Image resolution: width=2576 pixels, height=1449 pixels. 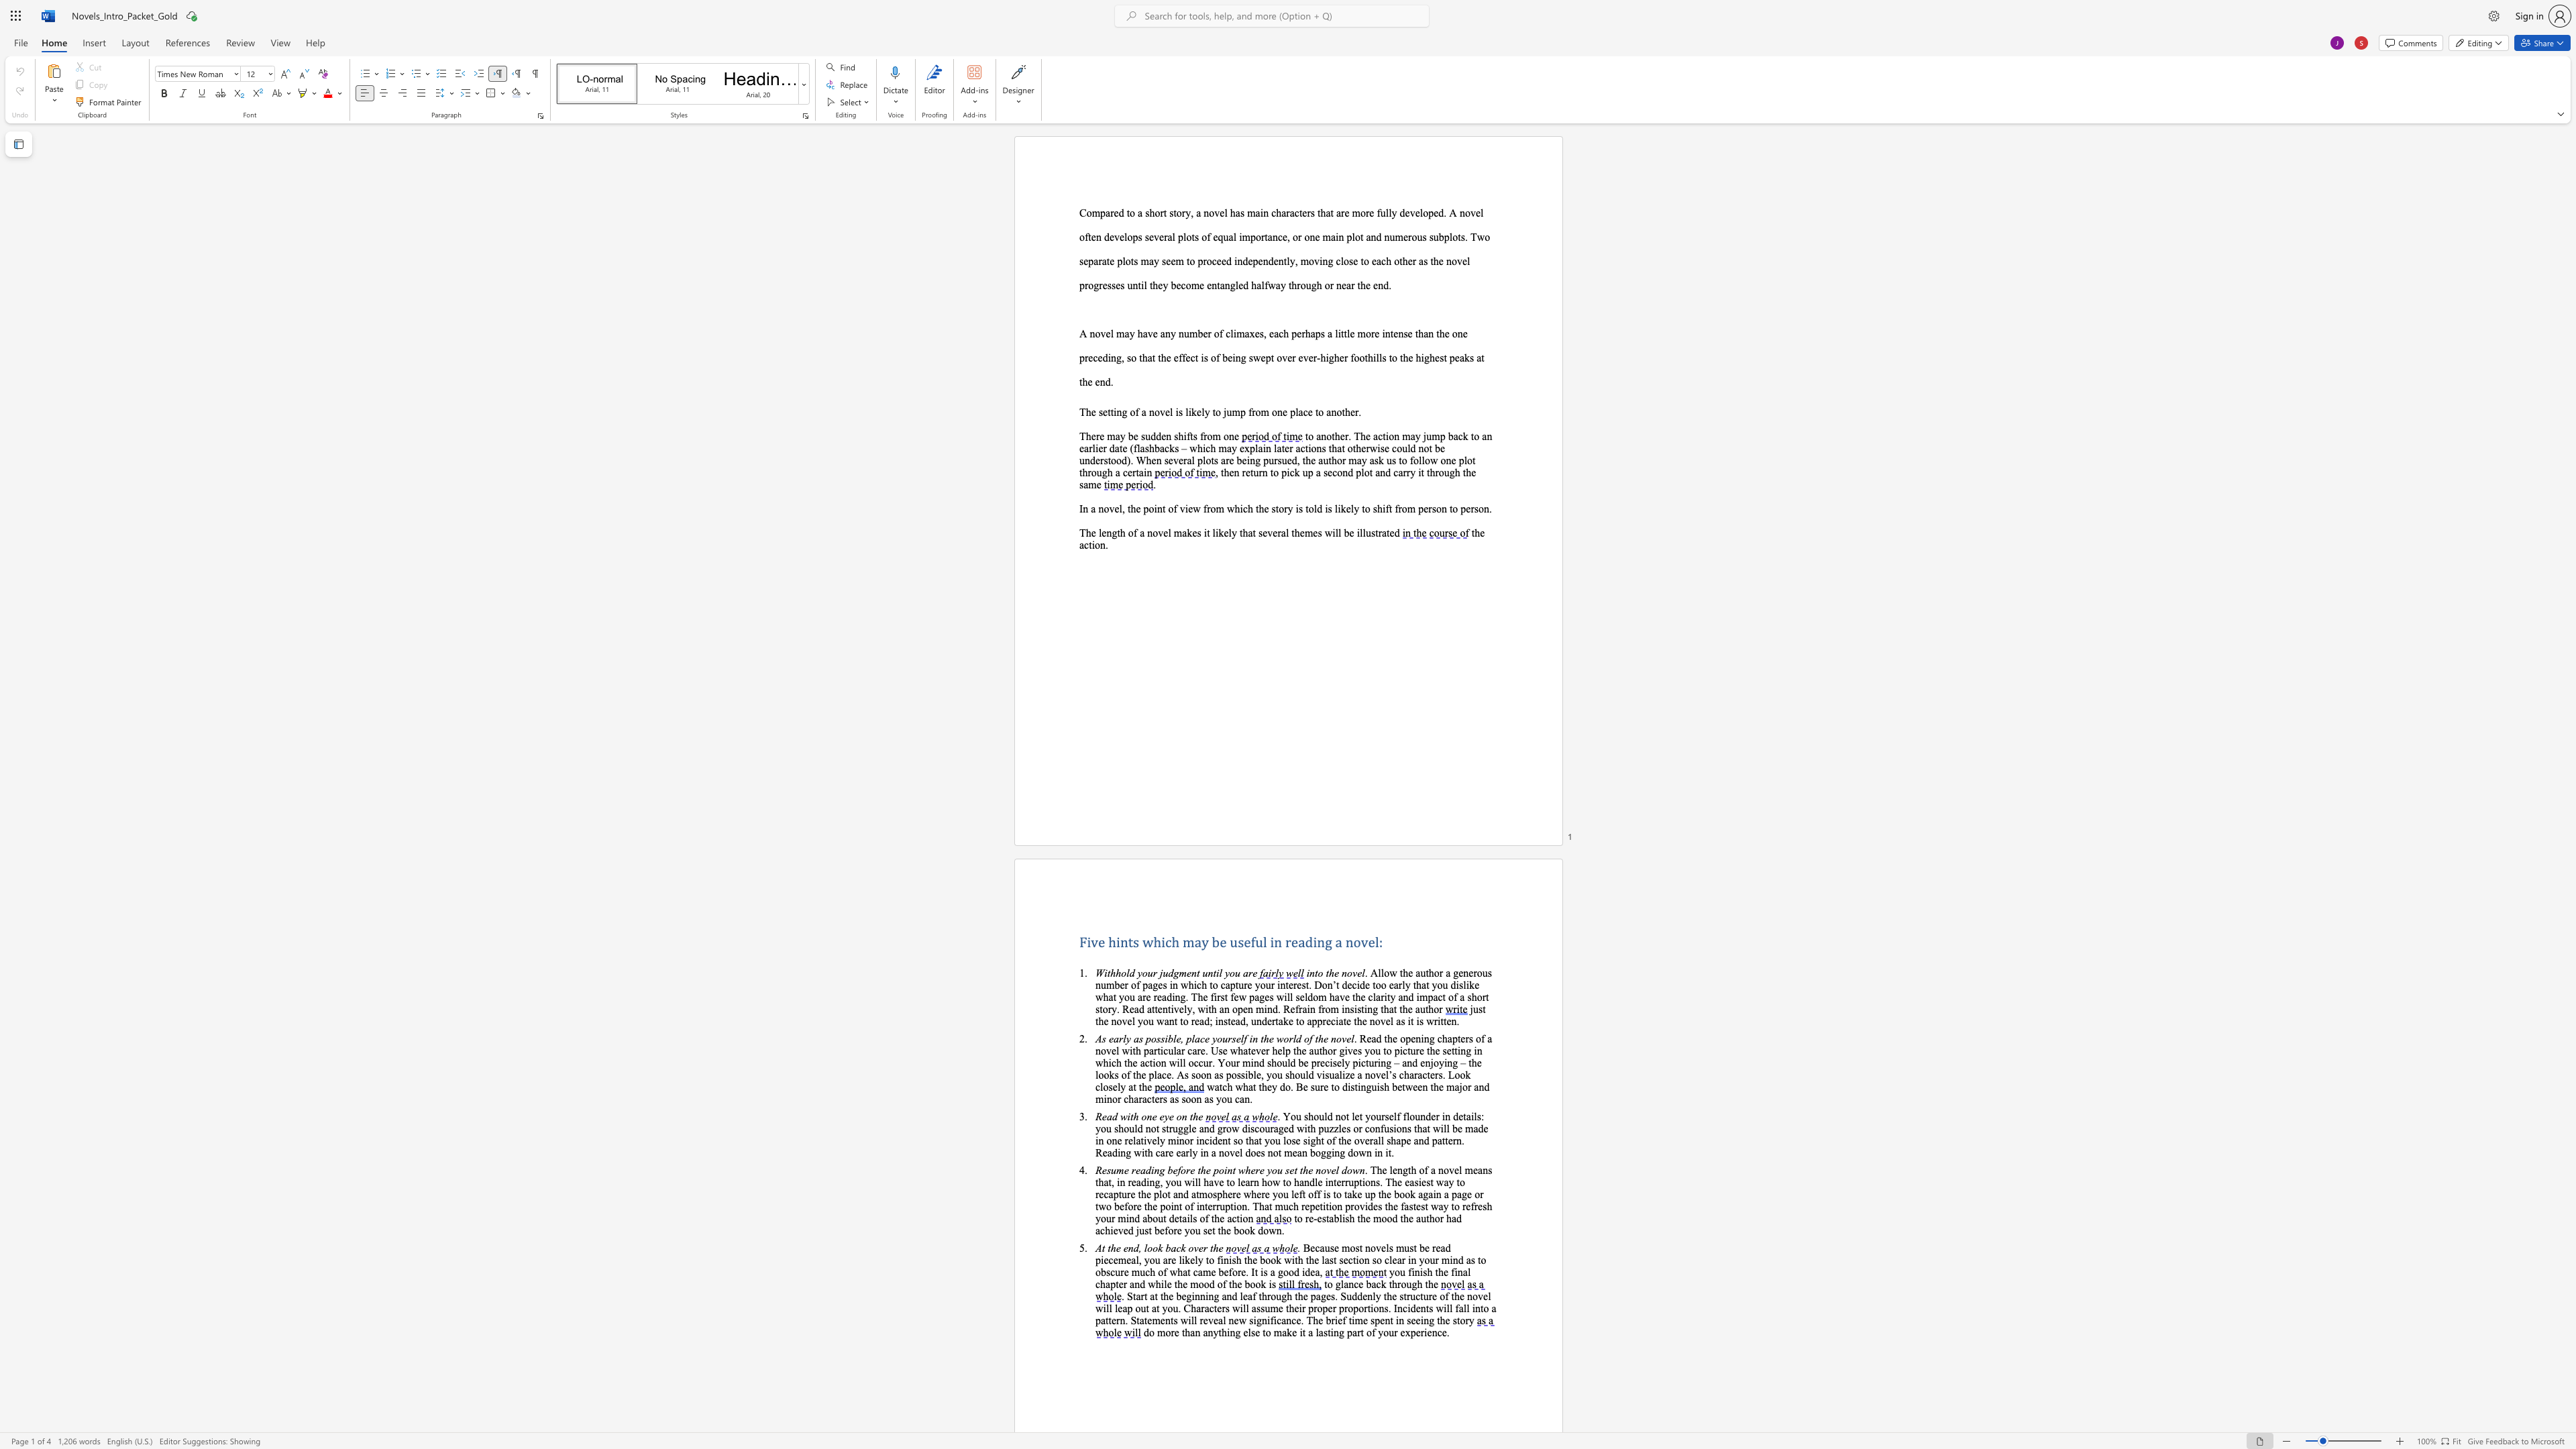 What do you see at coordinates (1132, 1116) in the screenshot?
I see `the subset text "h one eye on th" within the text "Read with one eye on the"` at bounding box center [1132, 1116].